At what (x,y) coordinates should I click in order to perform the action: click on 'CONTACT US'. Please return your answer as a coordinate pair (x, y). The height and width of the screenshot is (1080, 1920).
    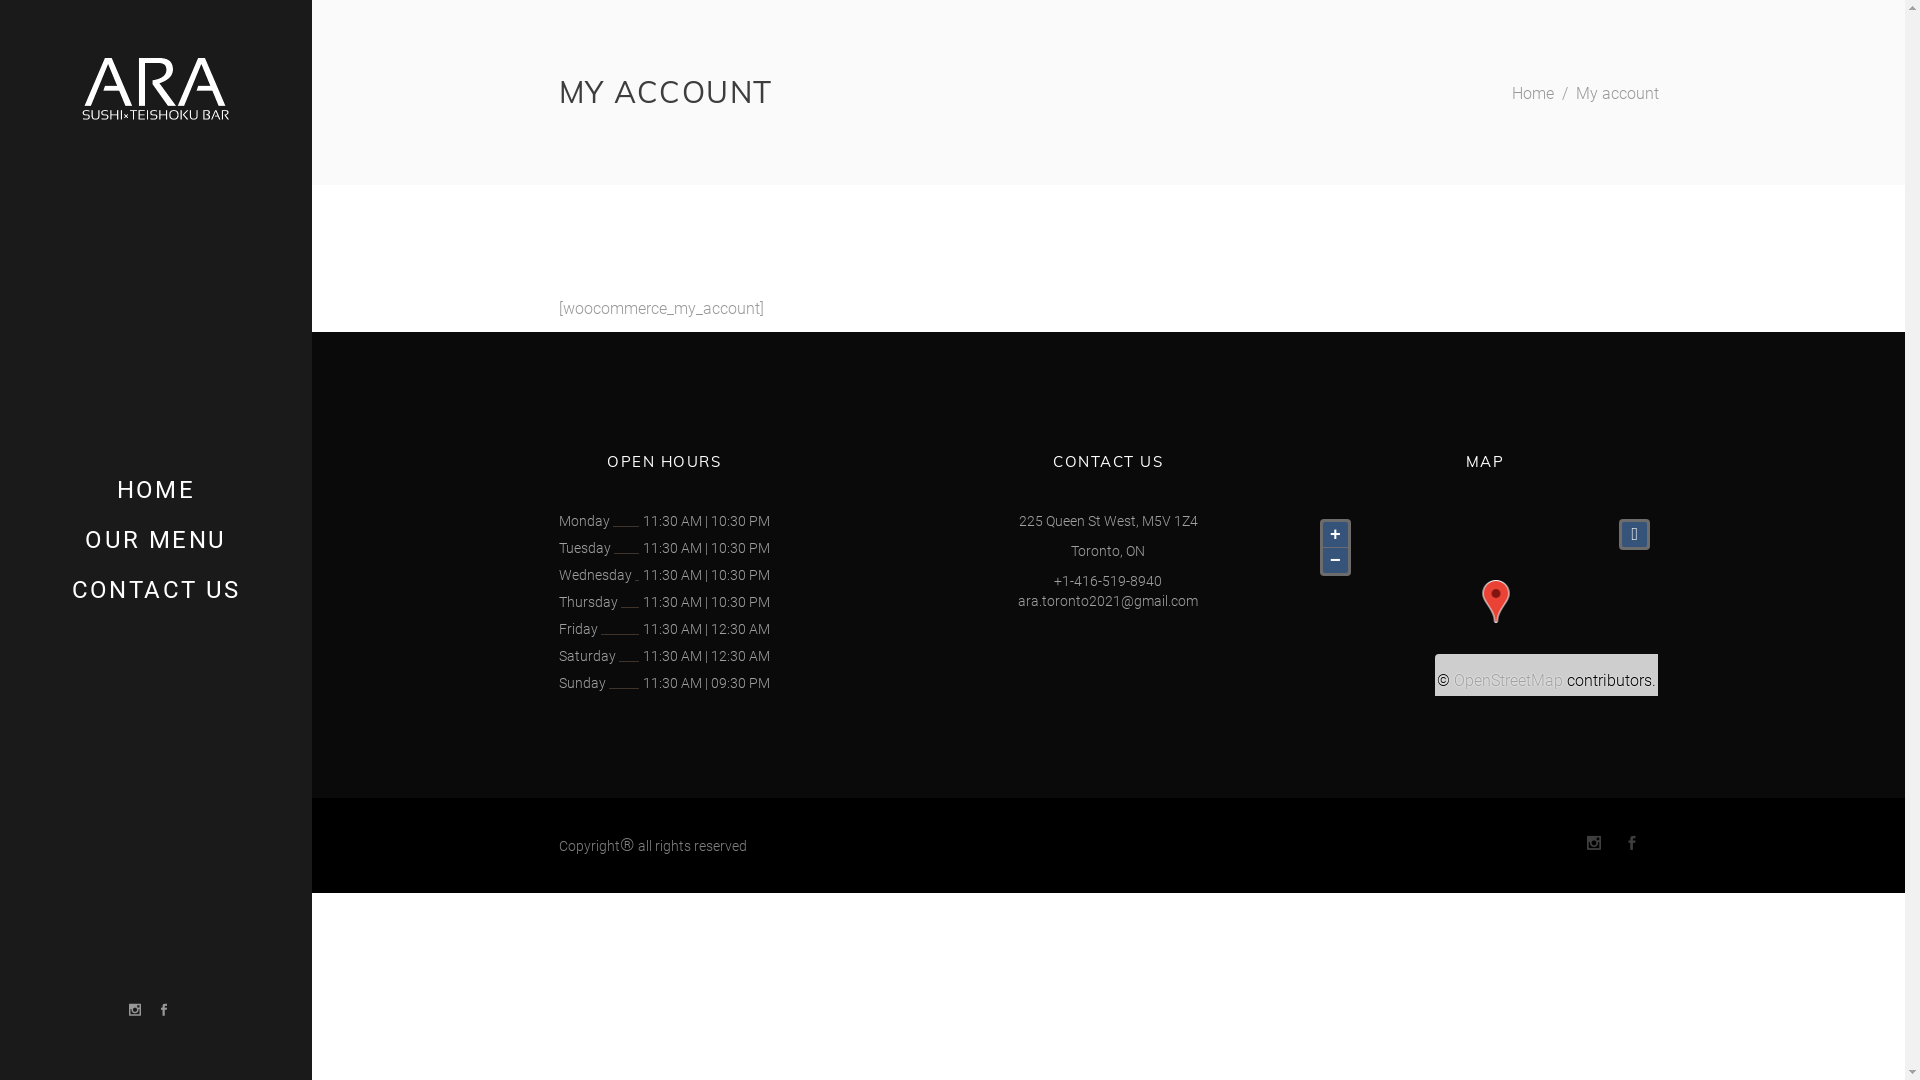
    Looking at the image, I should click on (44, 589).